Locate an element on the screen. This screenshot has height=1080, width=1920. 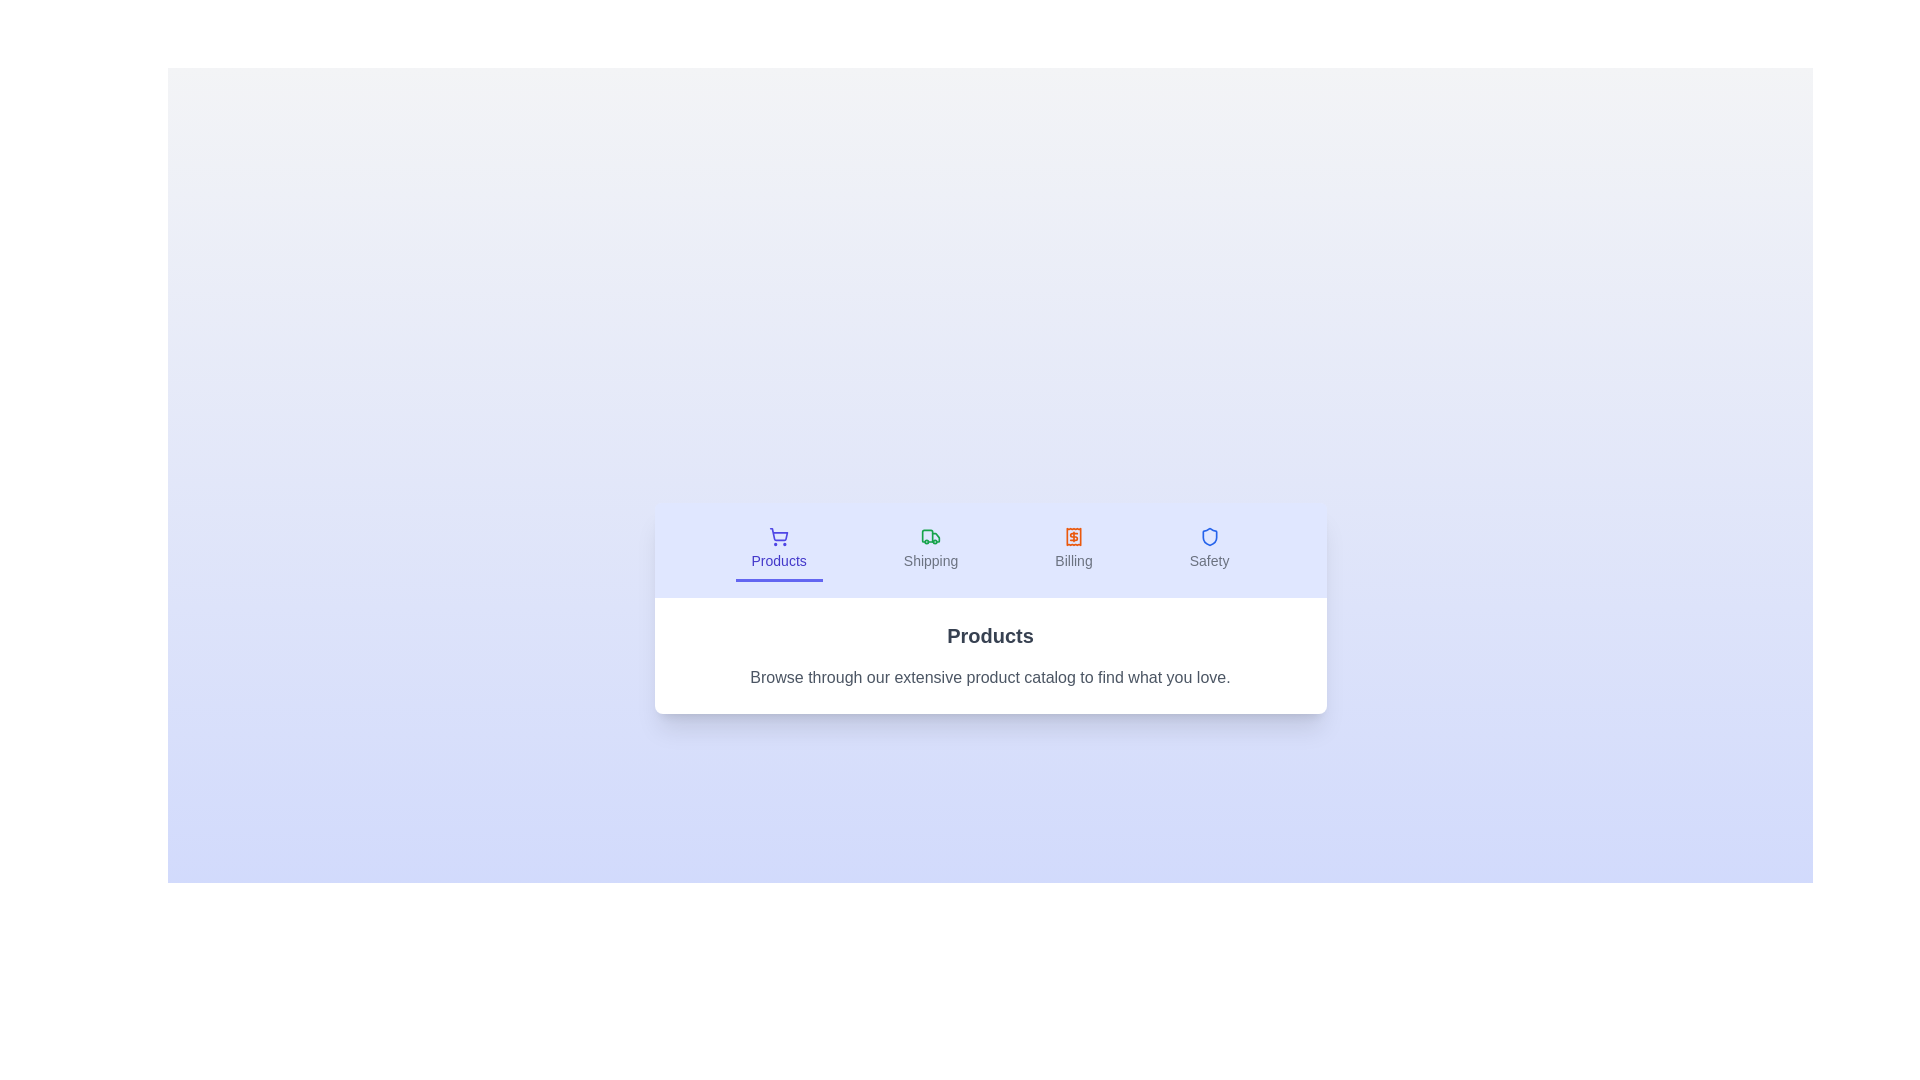
the Safety tab to switch to its content is located at coordinates (1208, 550).